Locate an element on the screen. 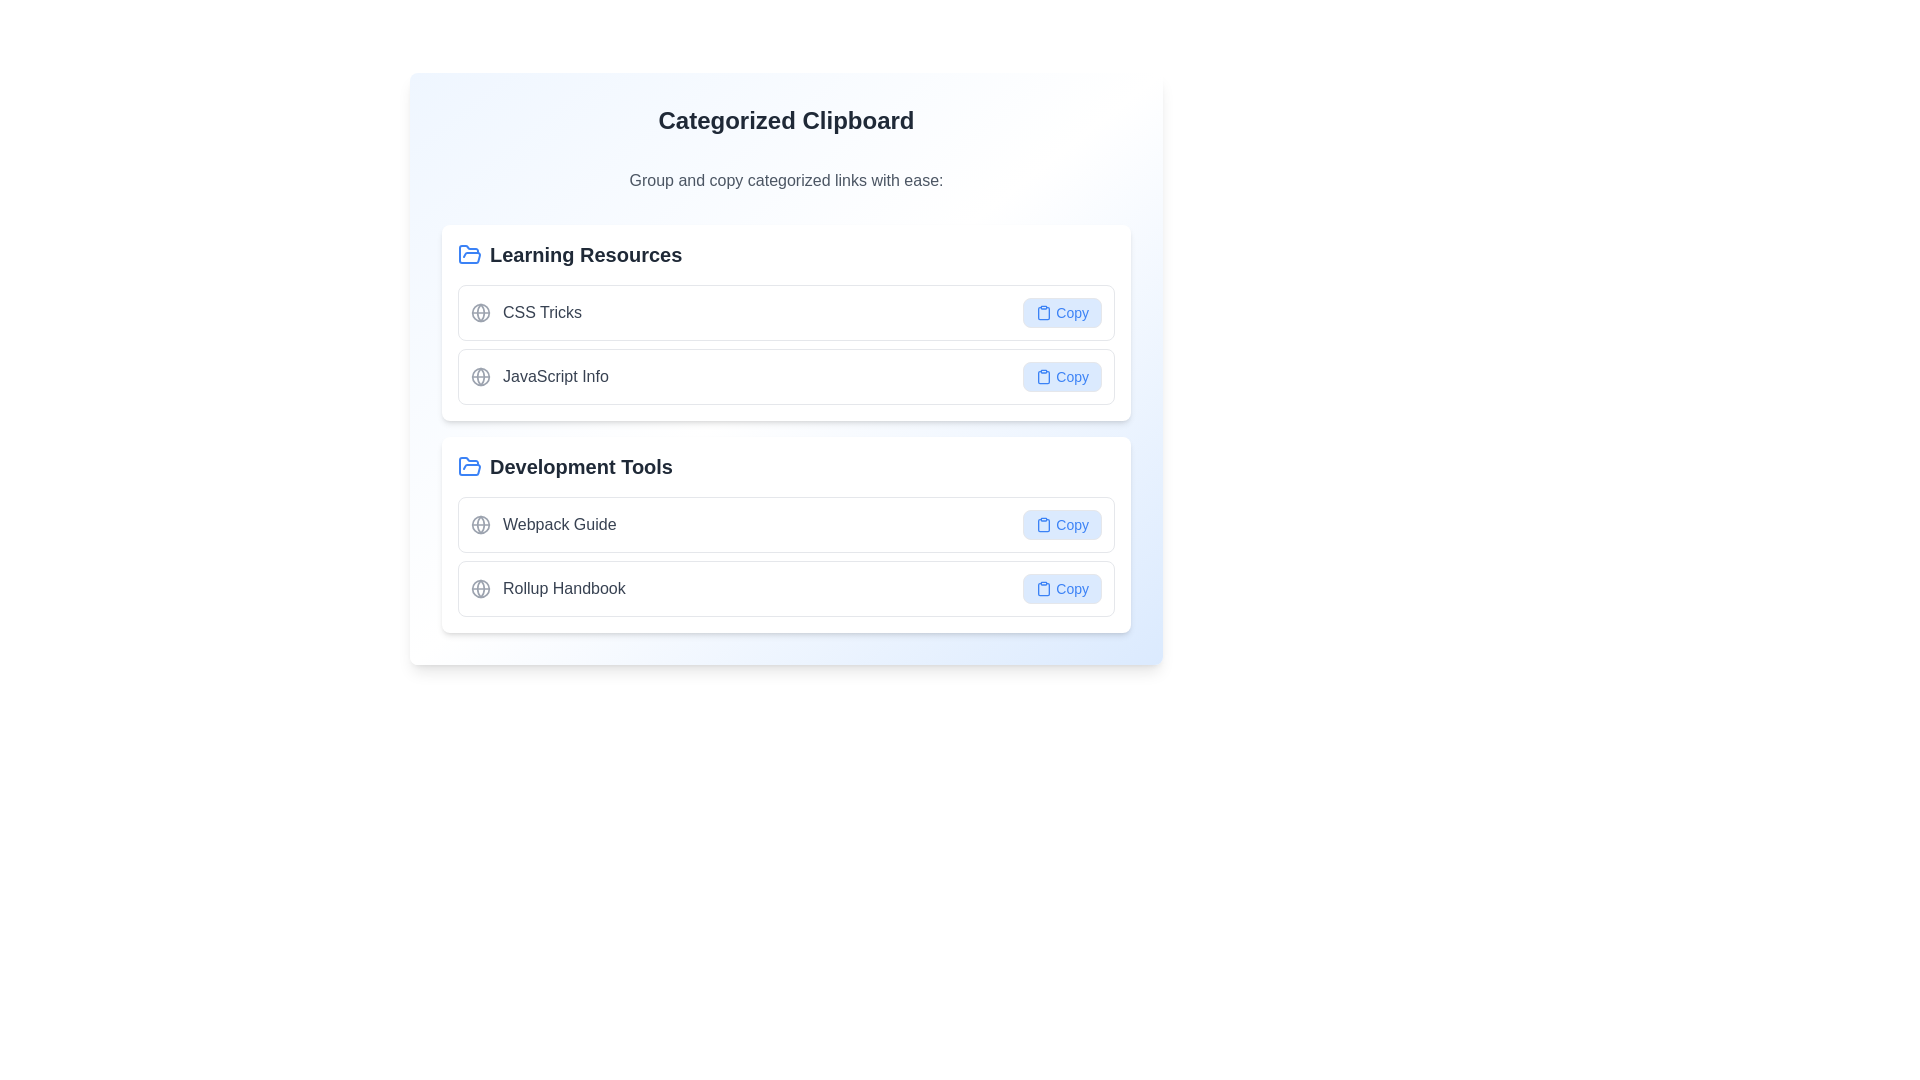  the small circle icon that is part of the globe icon in the 'Learning Resources' section, located to the left of the 'CSS Tricks' text label is located at coordinates (480, 312).